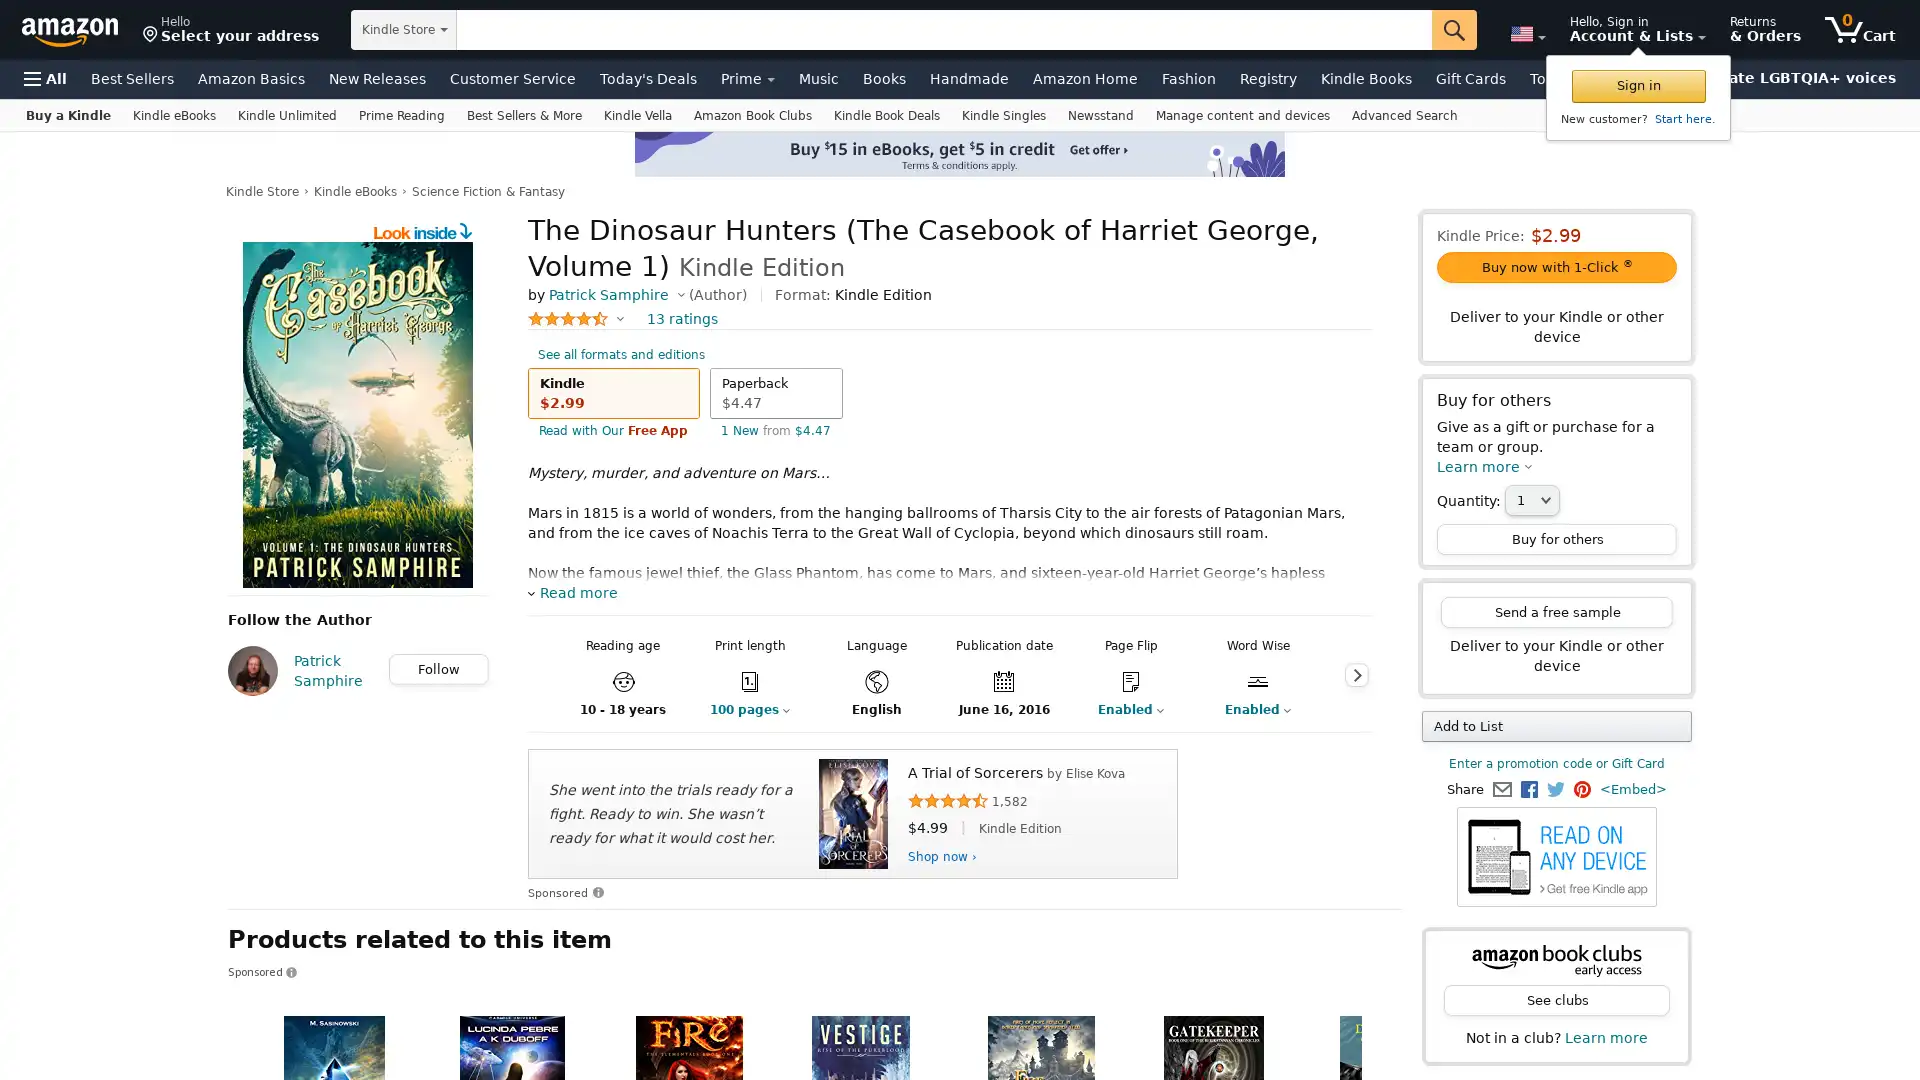 The image size is (1920, 1080). Describe the element at coordinates (1130, 708) in the screenshot. I see `Enabled` at that location.